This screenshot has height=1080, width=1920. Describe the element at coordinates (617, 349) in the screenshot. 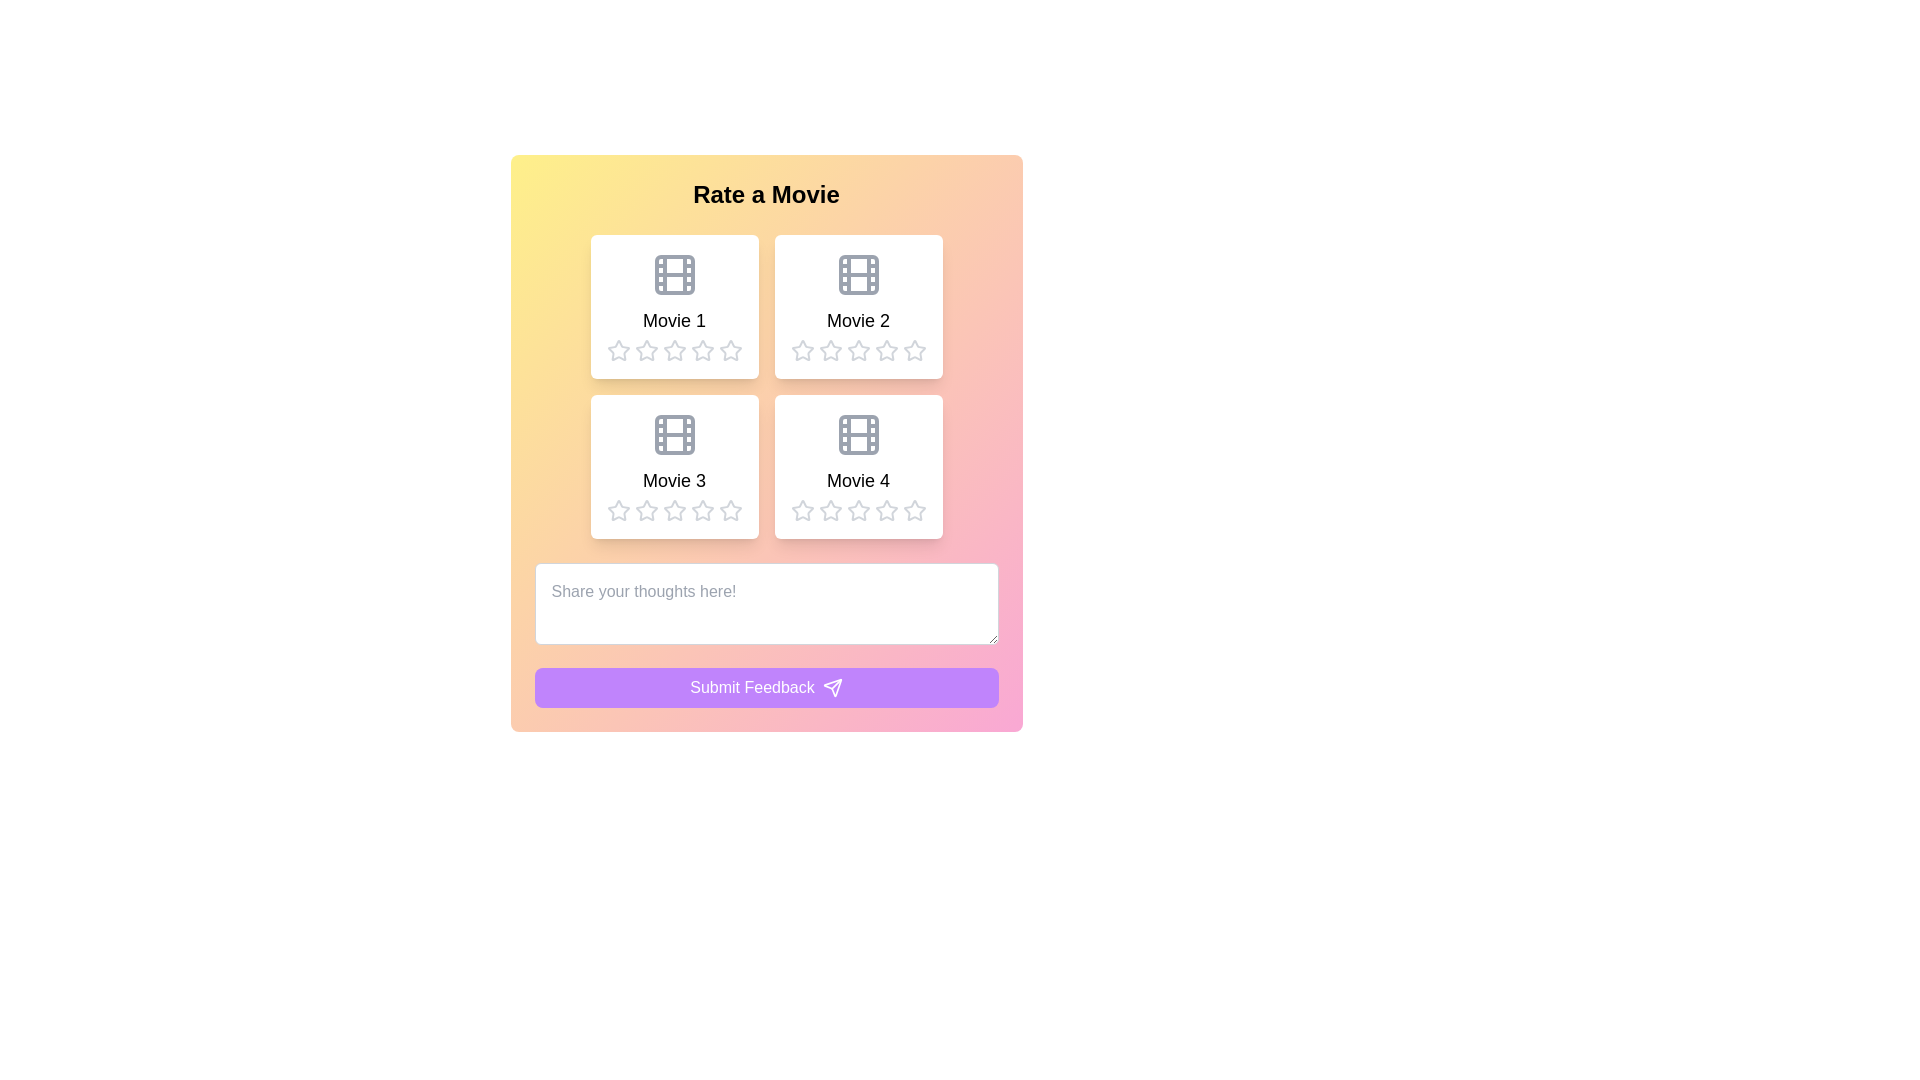

I see `the first star in the row of five stars under the 'Movie 1' section to assign a single-star rating` at that location.